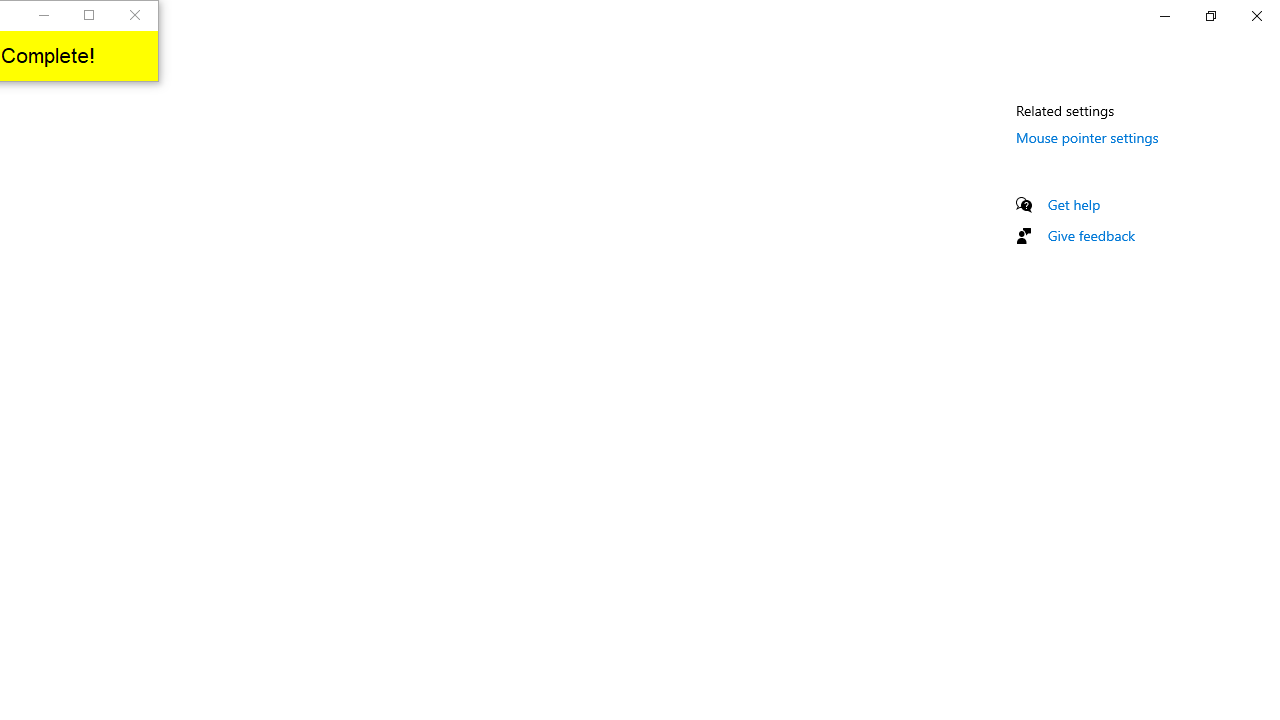  Describe the element at coordinates (1255, 15) in the screenshot. I see `'Close Settings'` at that location.